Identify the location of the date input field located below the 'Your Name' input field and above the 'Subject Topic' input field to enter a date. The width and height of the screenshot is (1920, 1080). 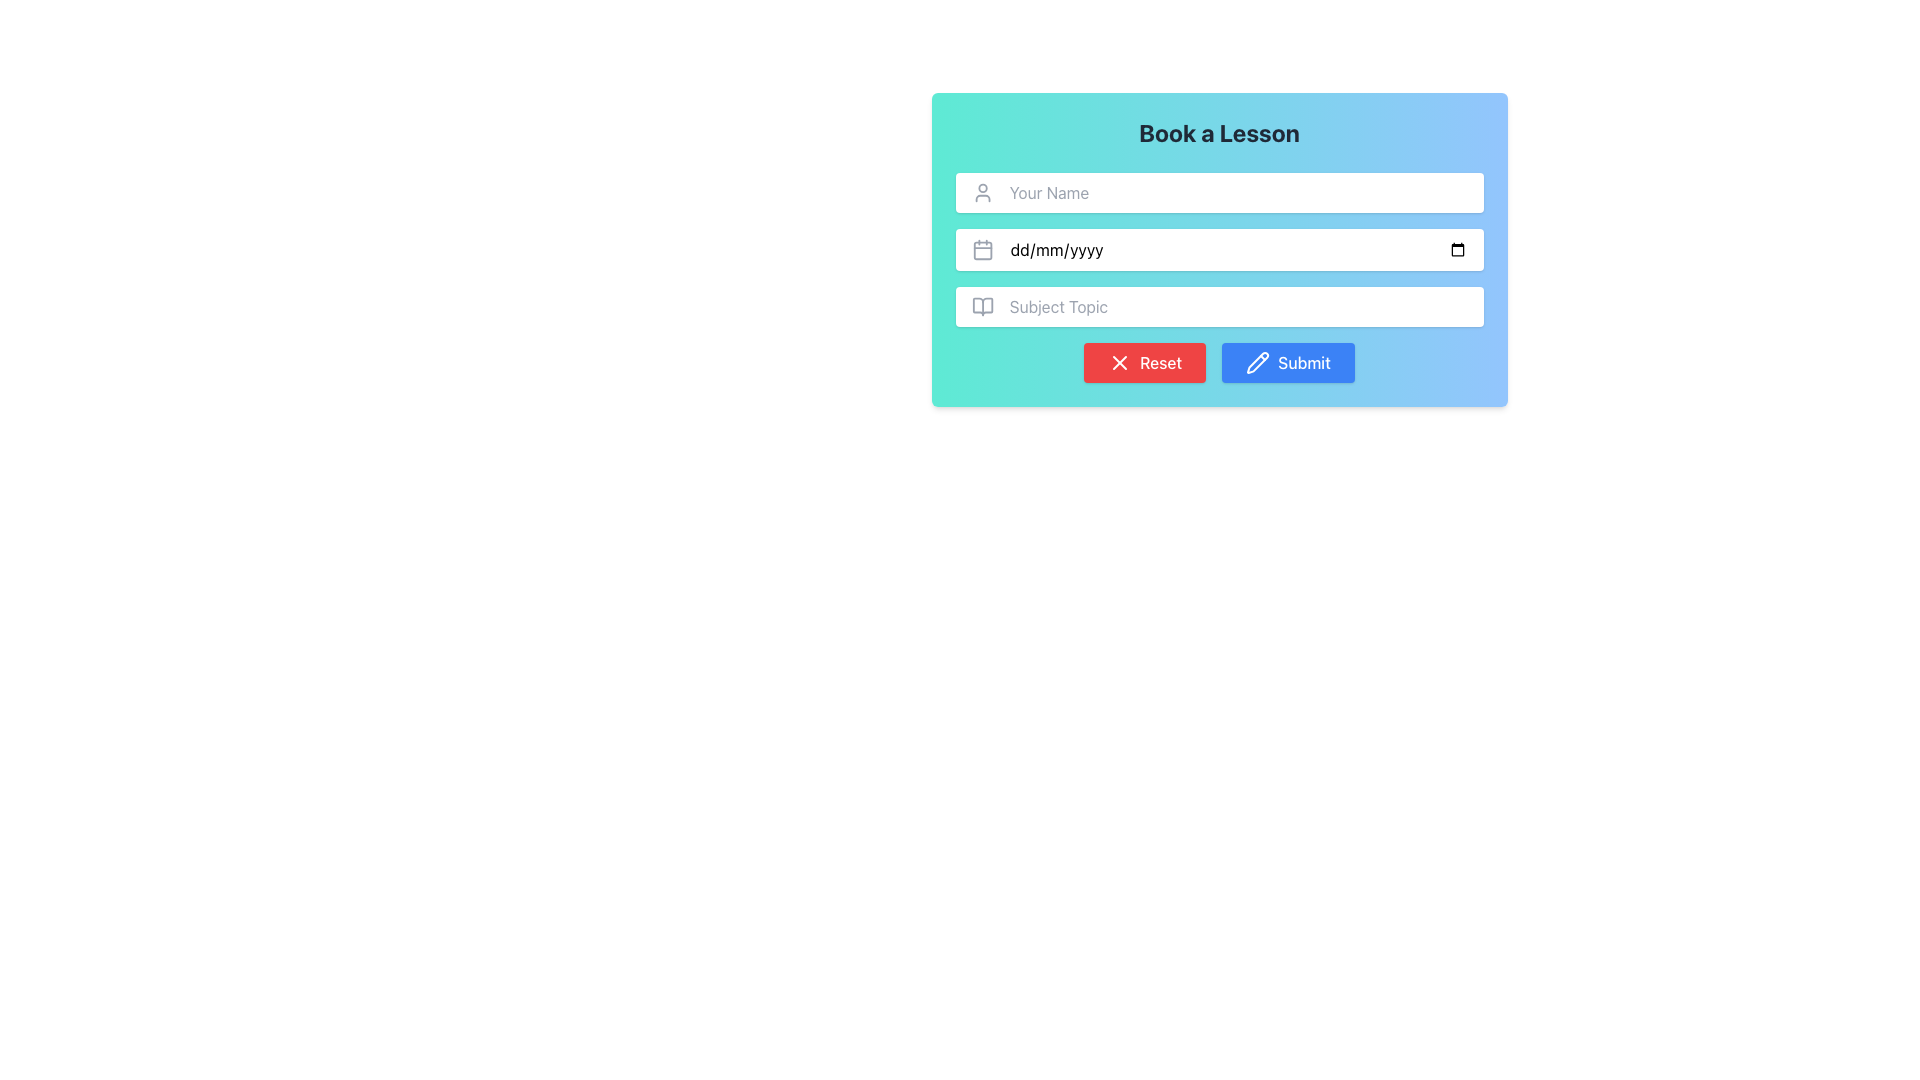
(1218, 249).